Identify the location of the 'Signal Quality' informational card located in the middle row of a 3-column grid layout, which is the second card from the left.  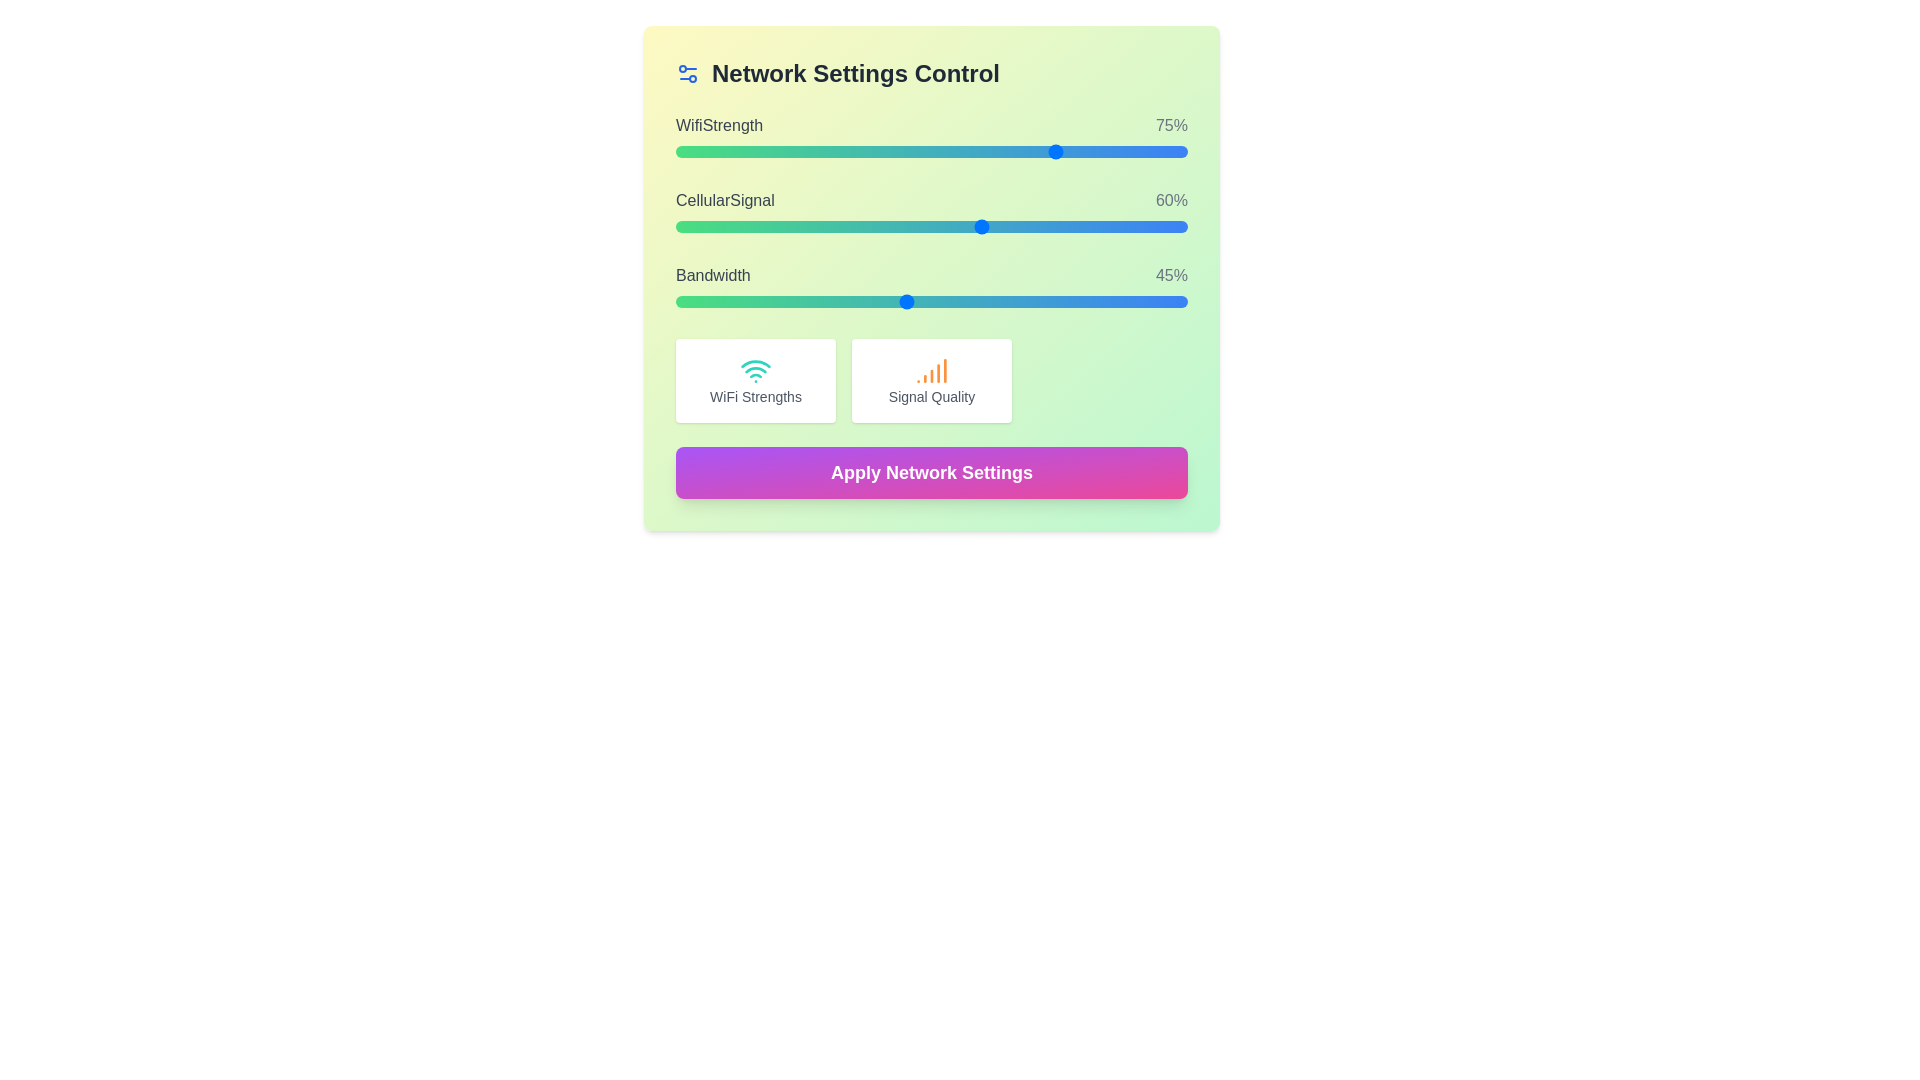
(930, 381).